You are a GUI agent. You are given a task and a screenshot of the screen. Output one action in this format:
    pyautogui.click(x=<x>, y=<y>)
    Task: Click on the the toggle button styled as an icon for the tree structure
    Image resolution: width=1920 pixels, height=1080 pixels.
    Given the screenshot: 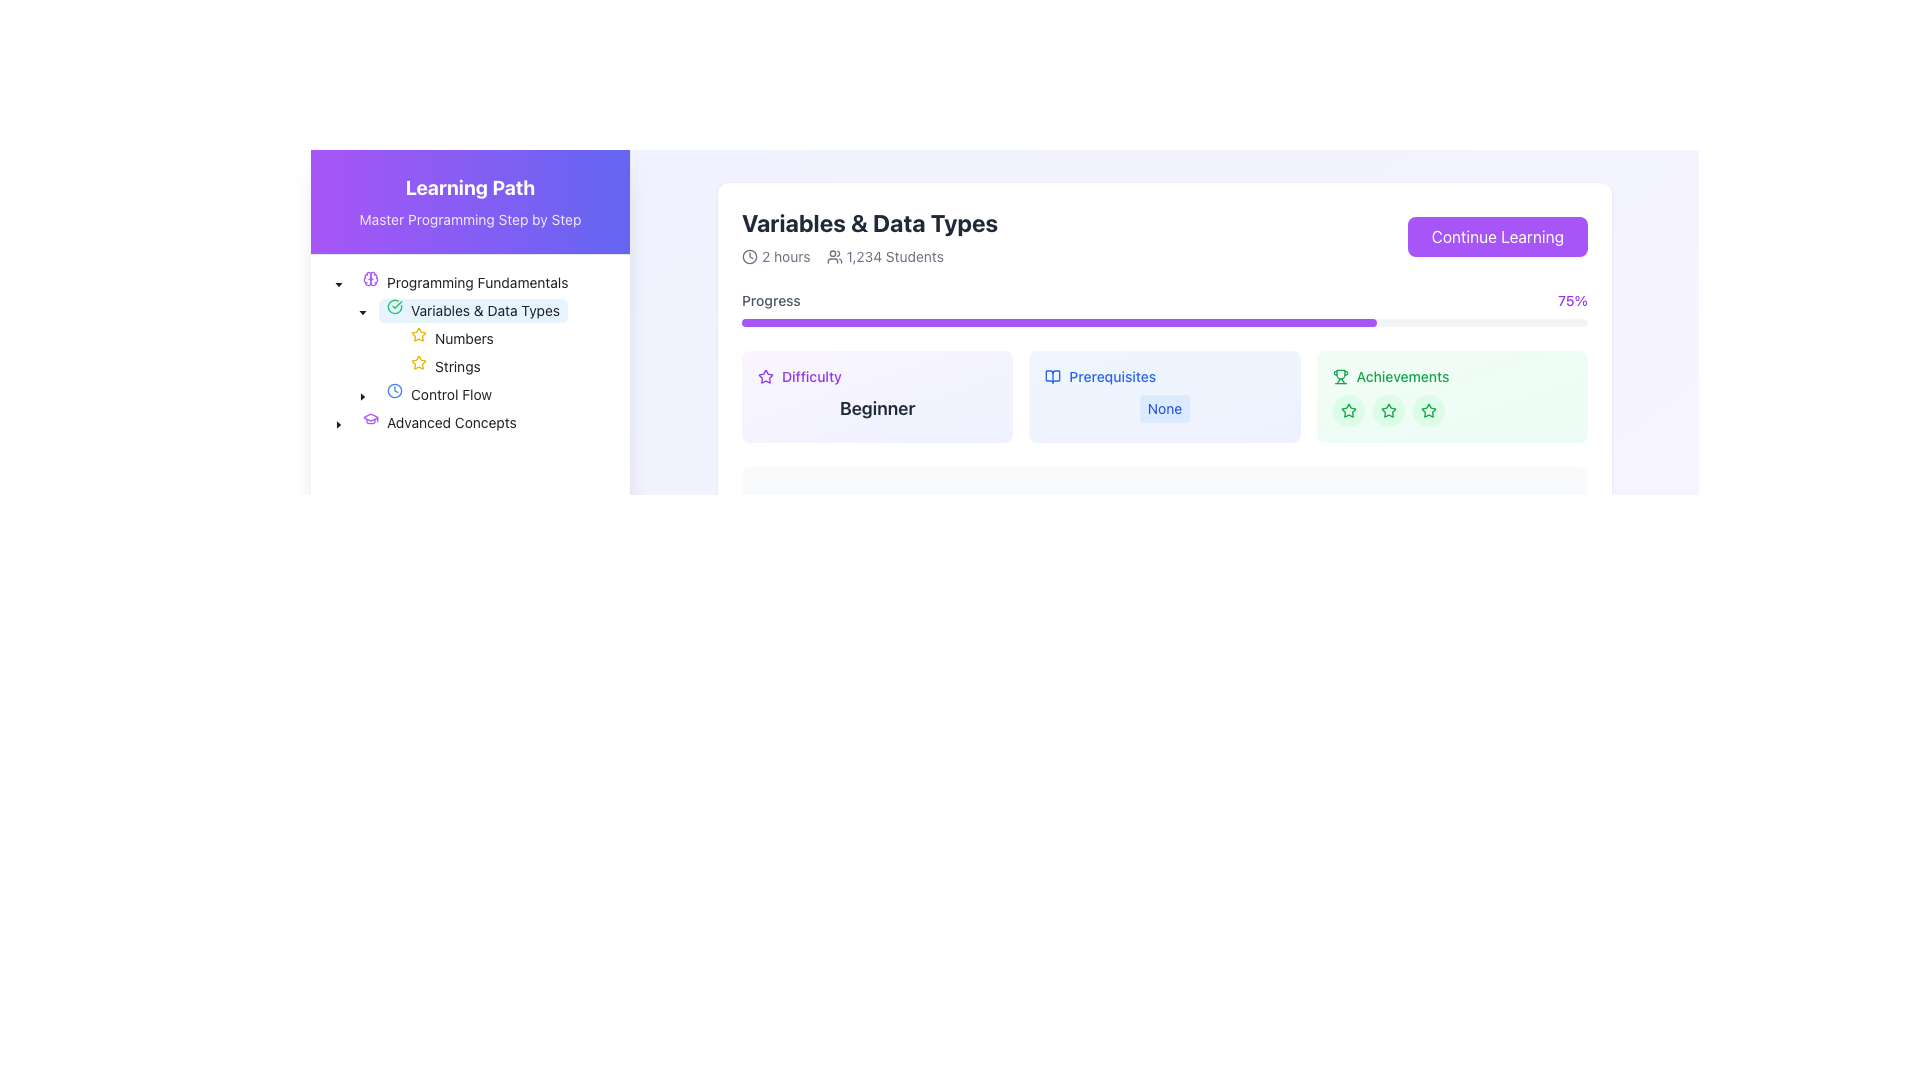 What is the action you would take?
    pyautogui.click(x=339, y=282)
    